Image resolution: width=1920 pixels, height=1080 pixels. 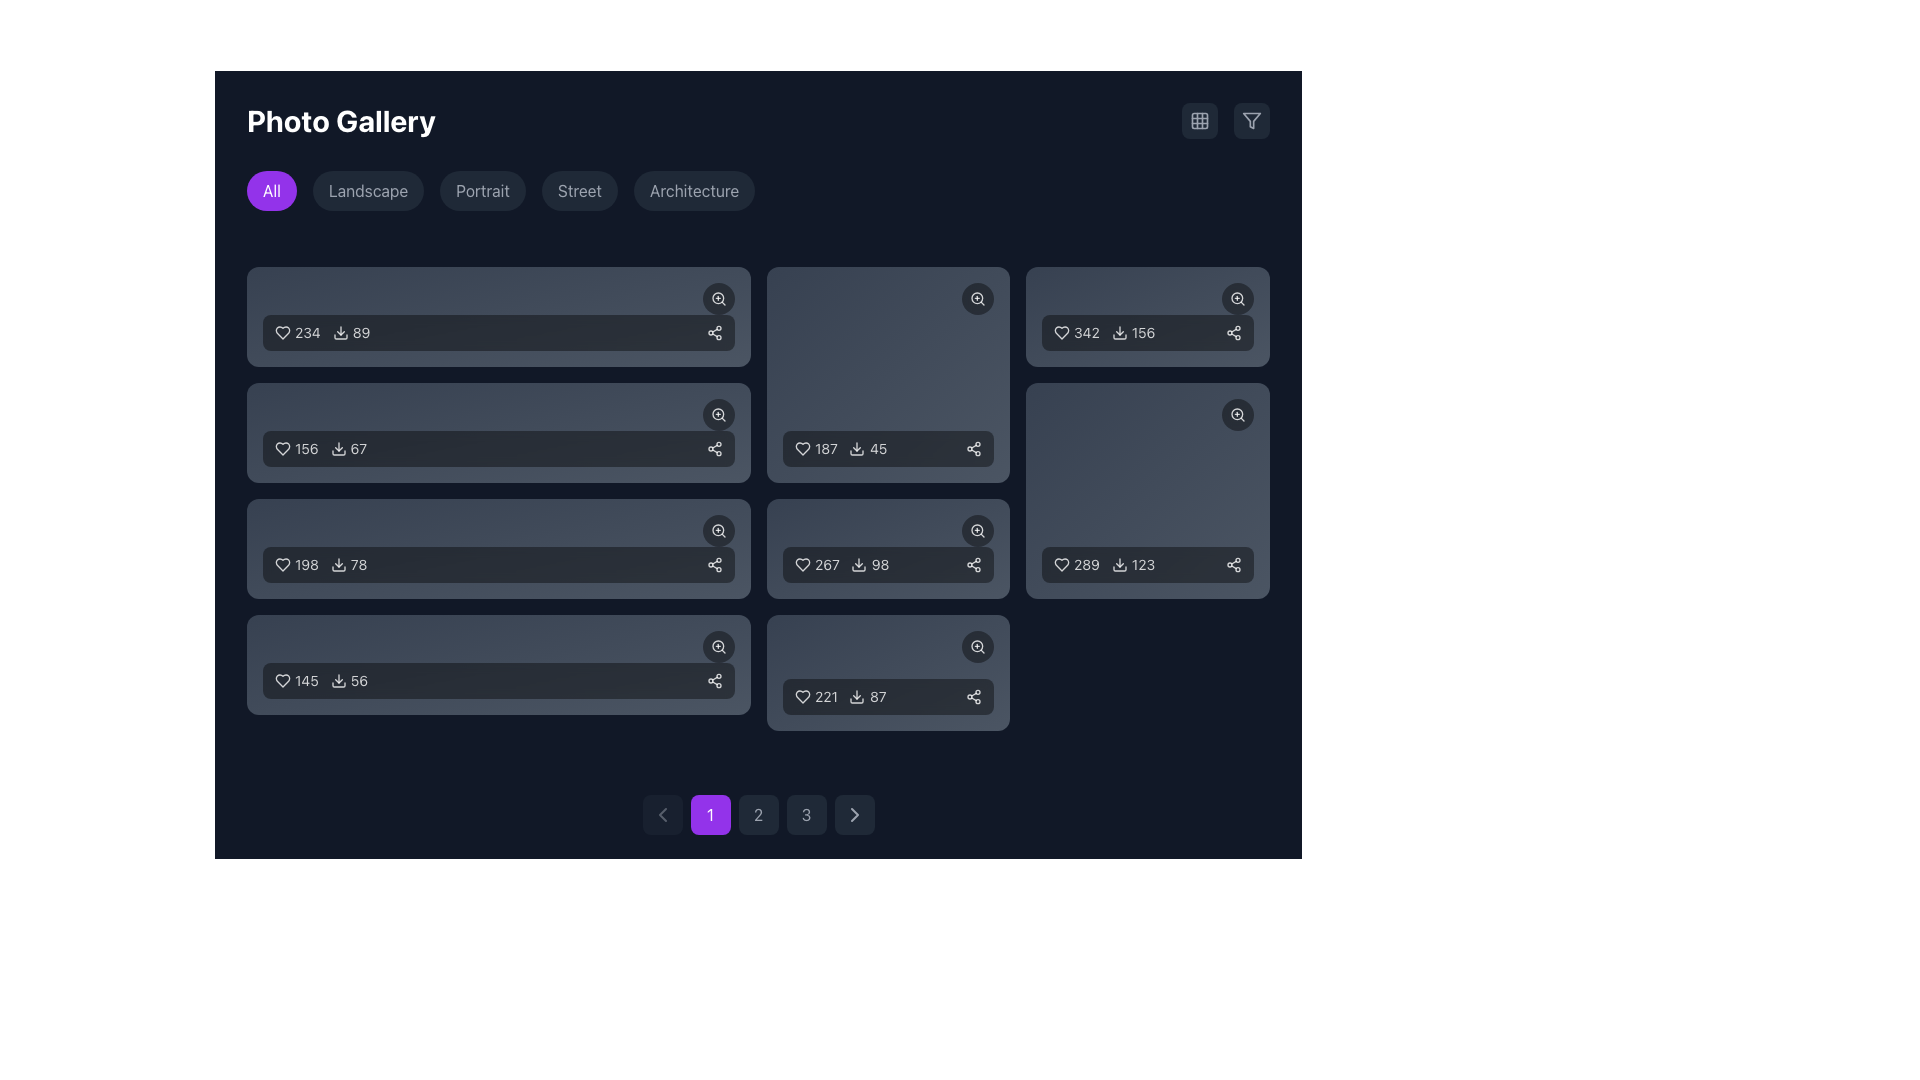 What do you see at coordinates (978, 530) in the screenshot?
I see `the zoom-in icon button located in the top-right corner of the card displaying '267 likes and 98 downloads' to potentially display a tooltip` at bounding box center [978, 530].